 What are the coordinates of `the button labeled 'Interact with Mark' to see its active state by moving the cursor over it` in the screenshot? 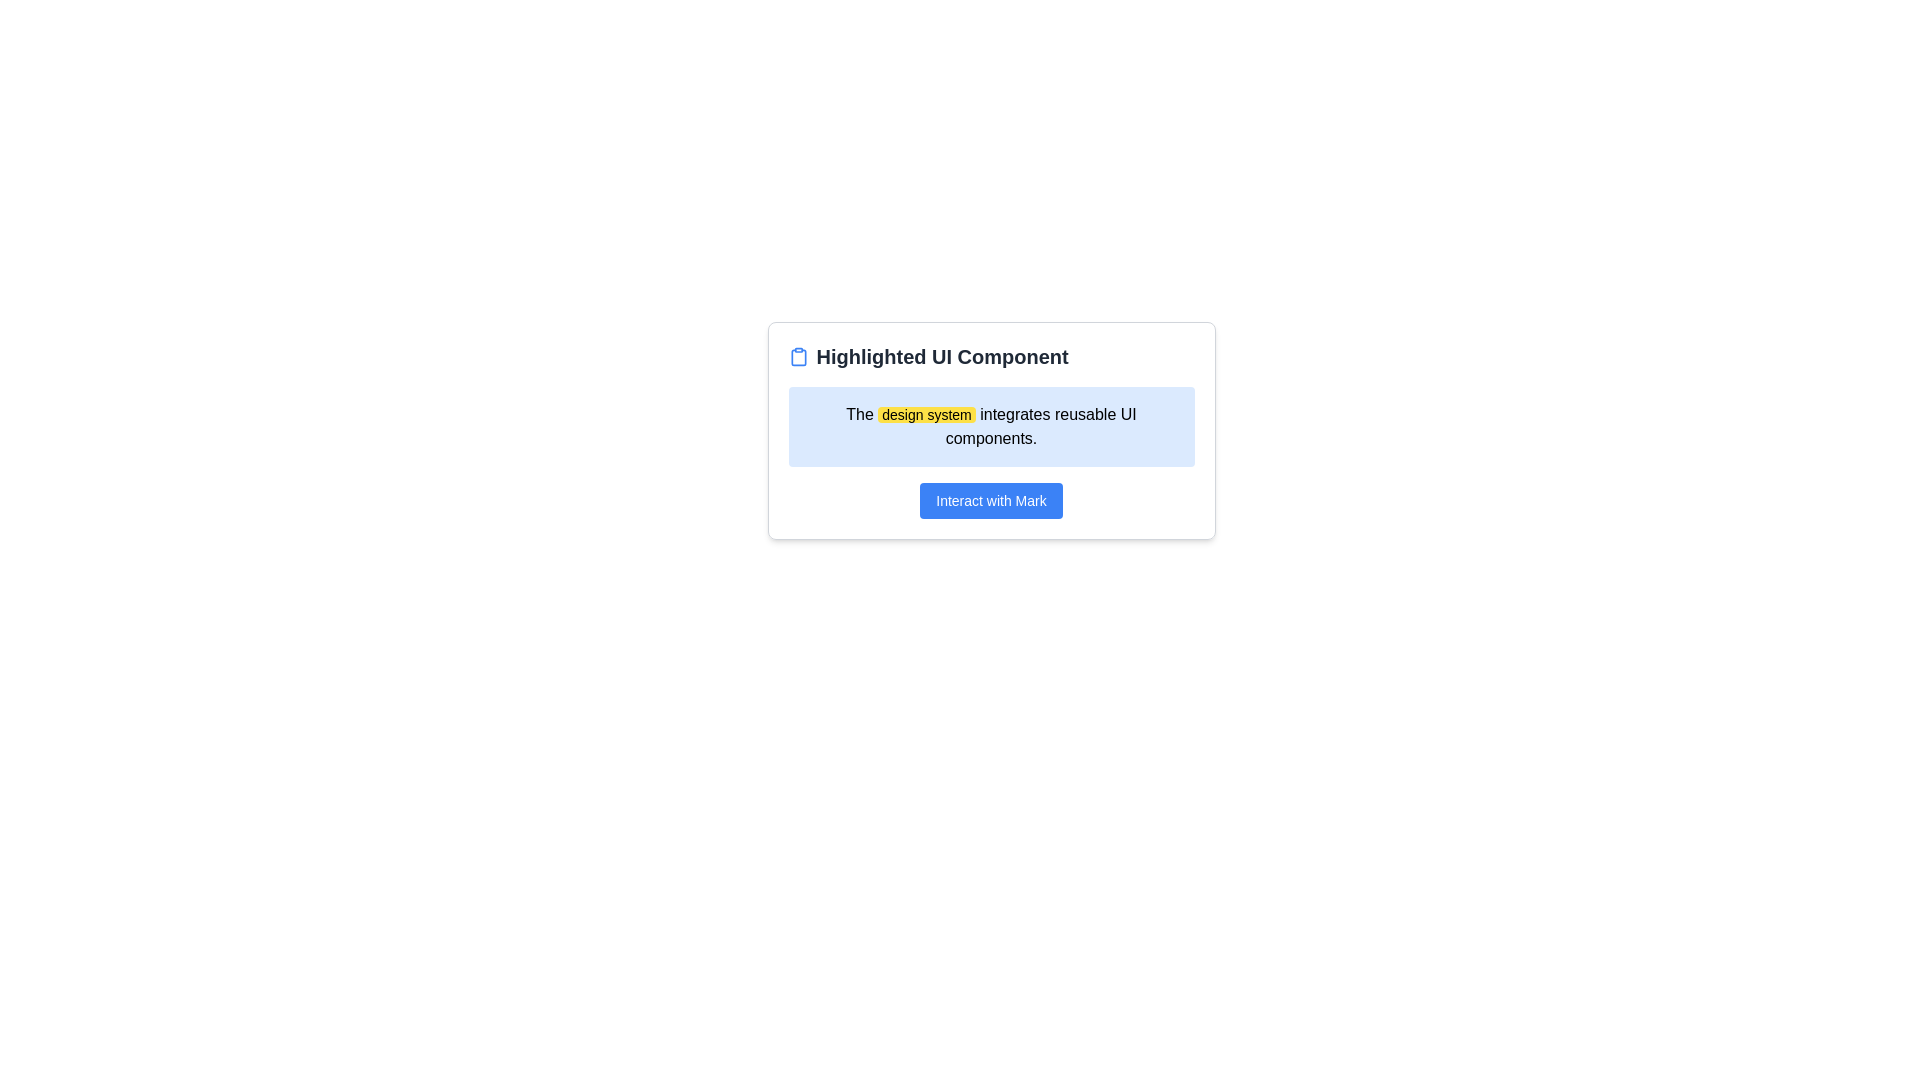 It's located at (991, 500).